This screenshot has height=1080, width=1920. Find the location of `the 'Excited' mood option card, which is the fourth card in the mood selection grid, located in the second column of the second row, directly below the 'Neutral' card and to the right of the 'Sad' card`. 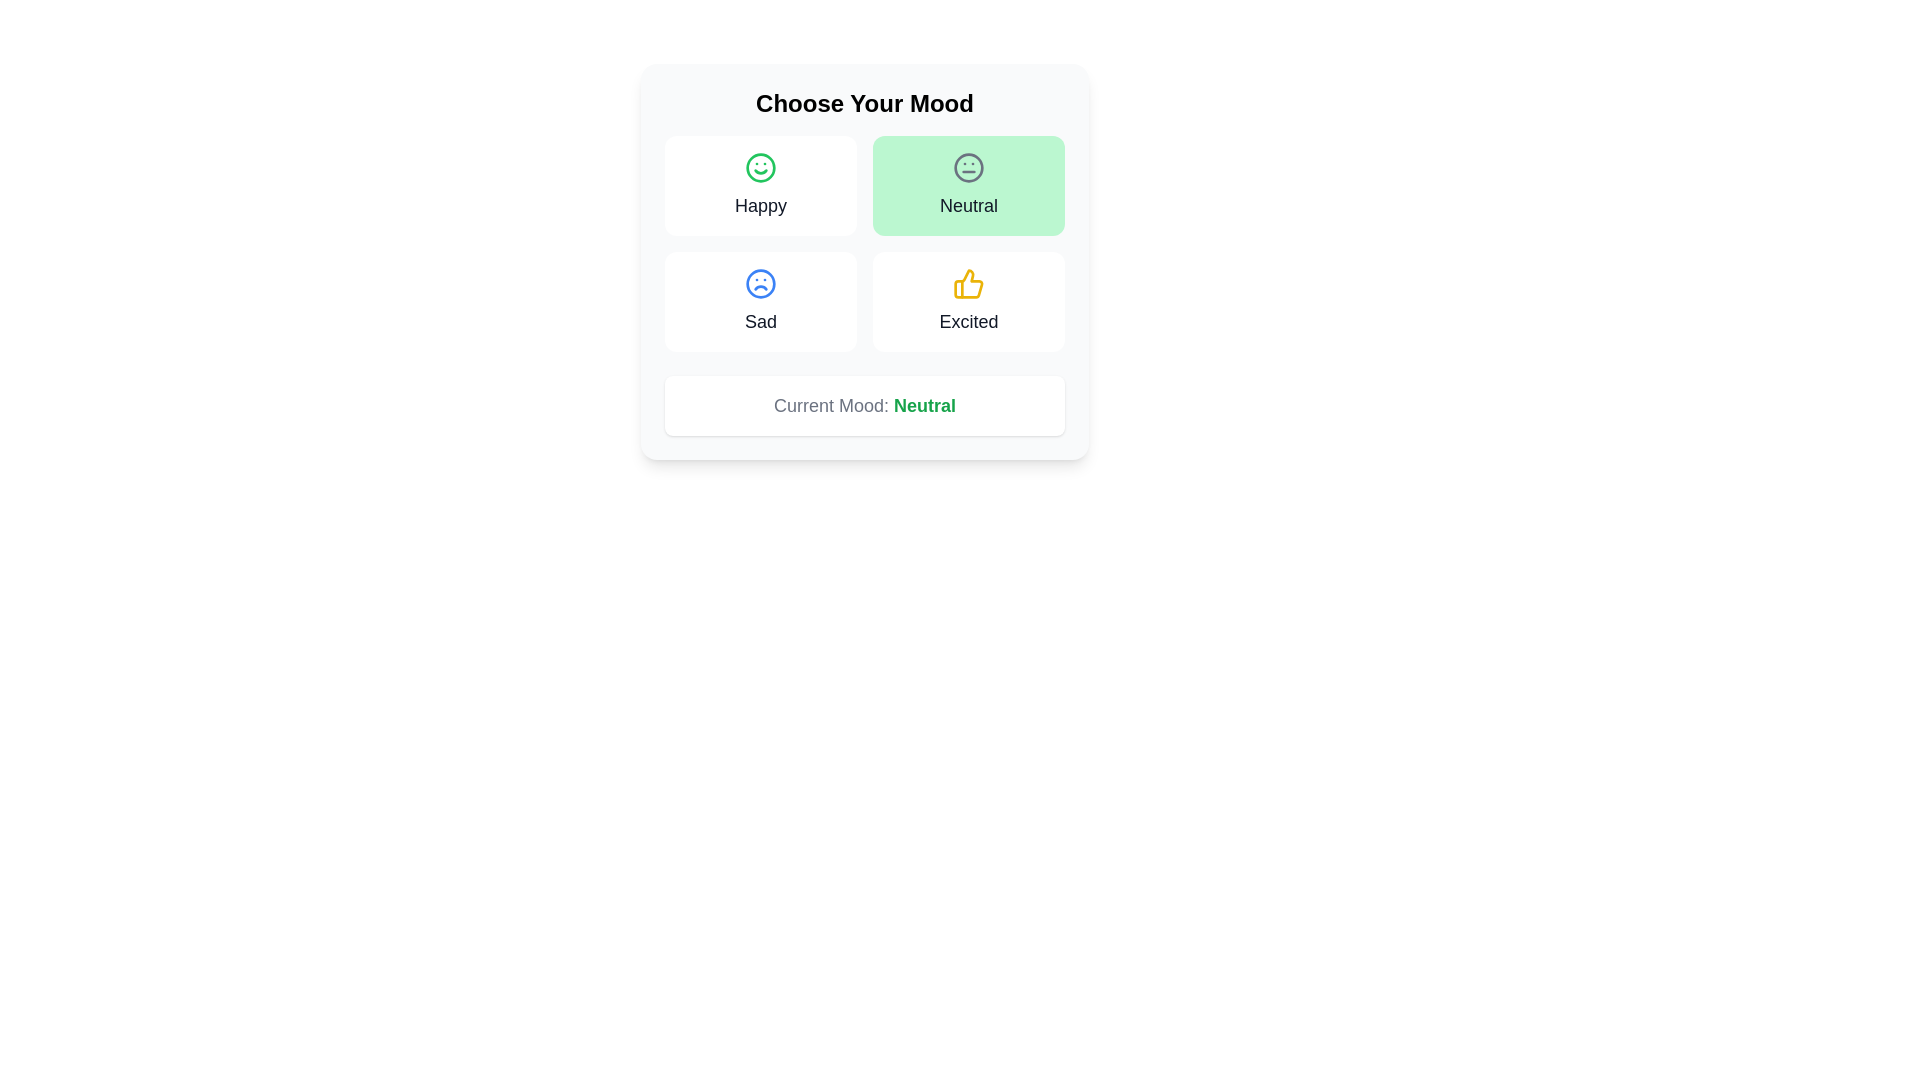

the 'Excited' mood option card, which is the fourth card in the mood selection grid, located in the second column of the second row, directly below the 'Neutral' card and to the right of the 'Sad' card is located at coordinates (969, 301).